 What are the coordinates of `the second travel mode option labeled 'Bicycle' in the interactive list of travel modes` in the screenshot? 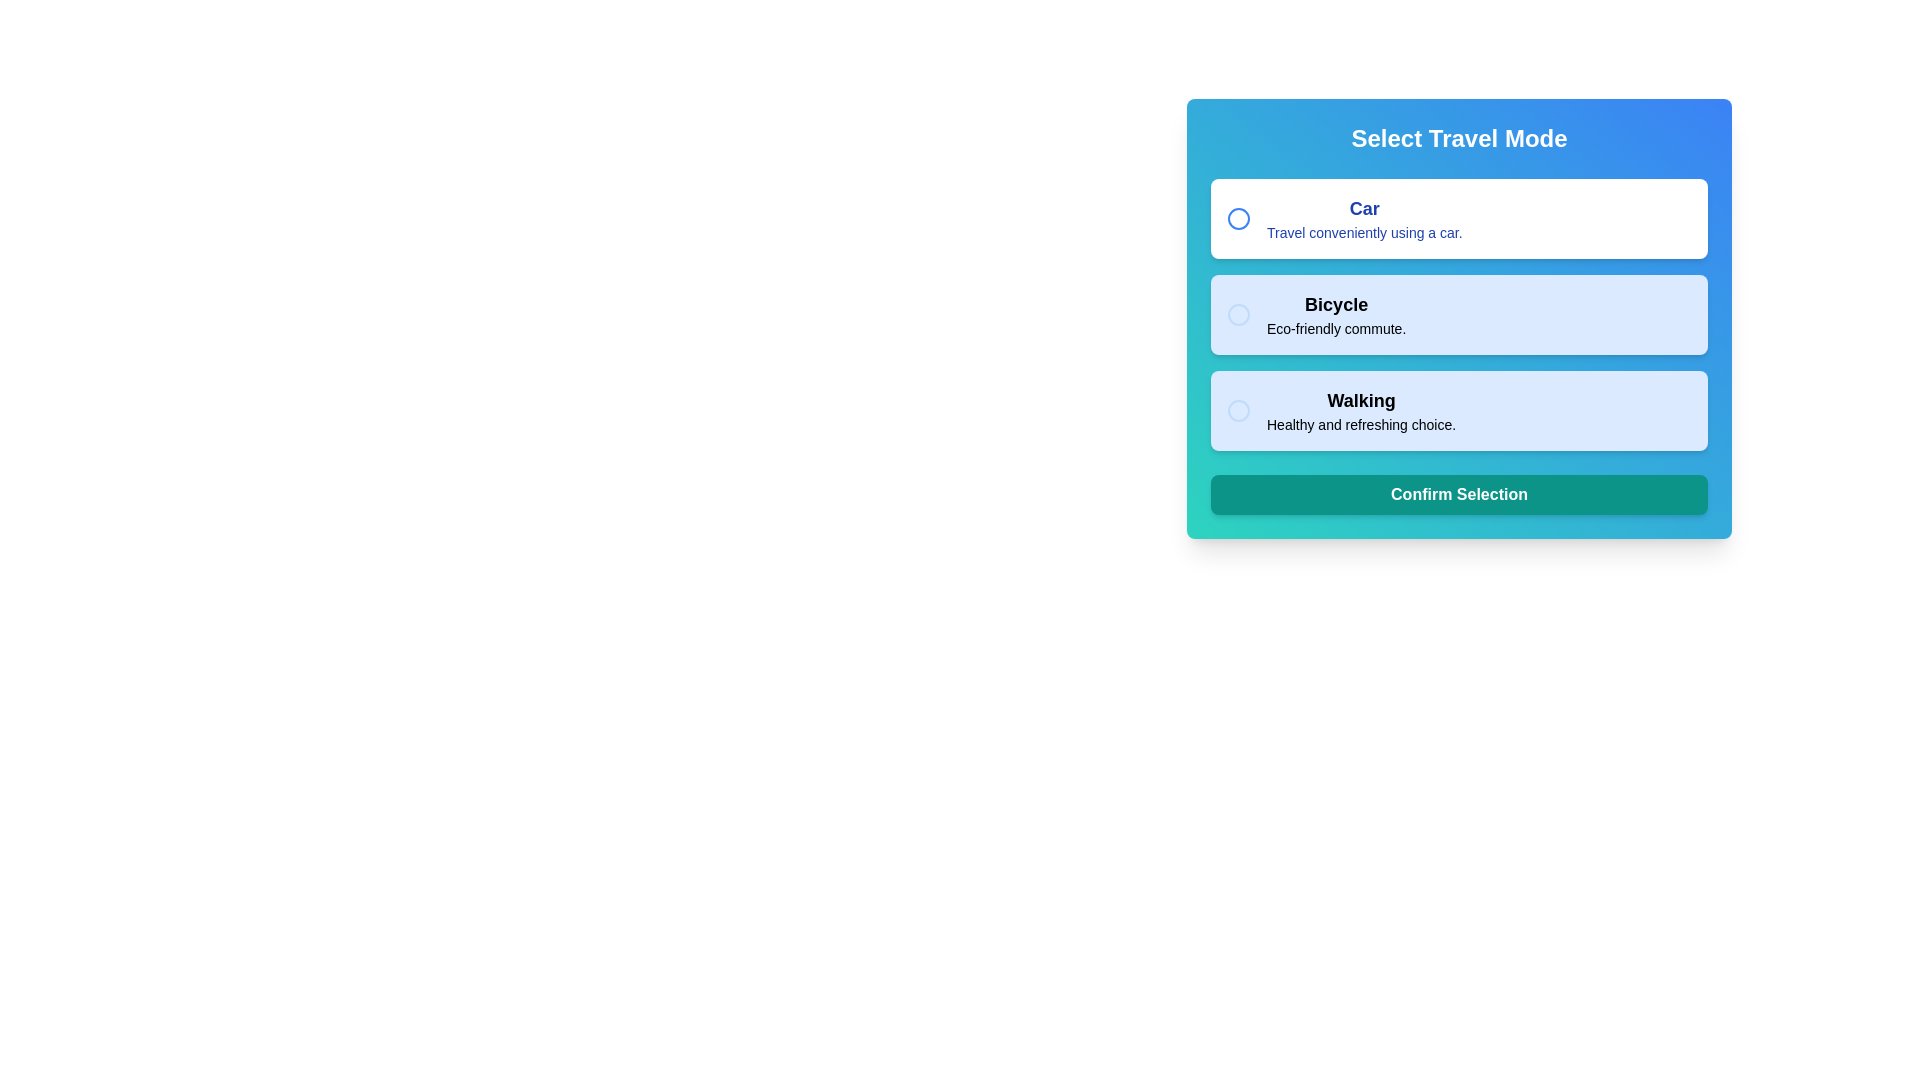 It's located at (1459, 315).